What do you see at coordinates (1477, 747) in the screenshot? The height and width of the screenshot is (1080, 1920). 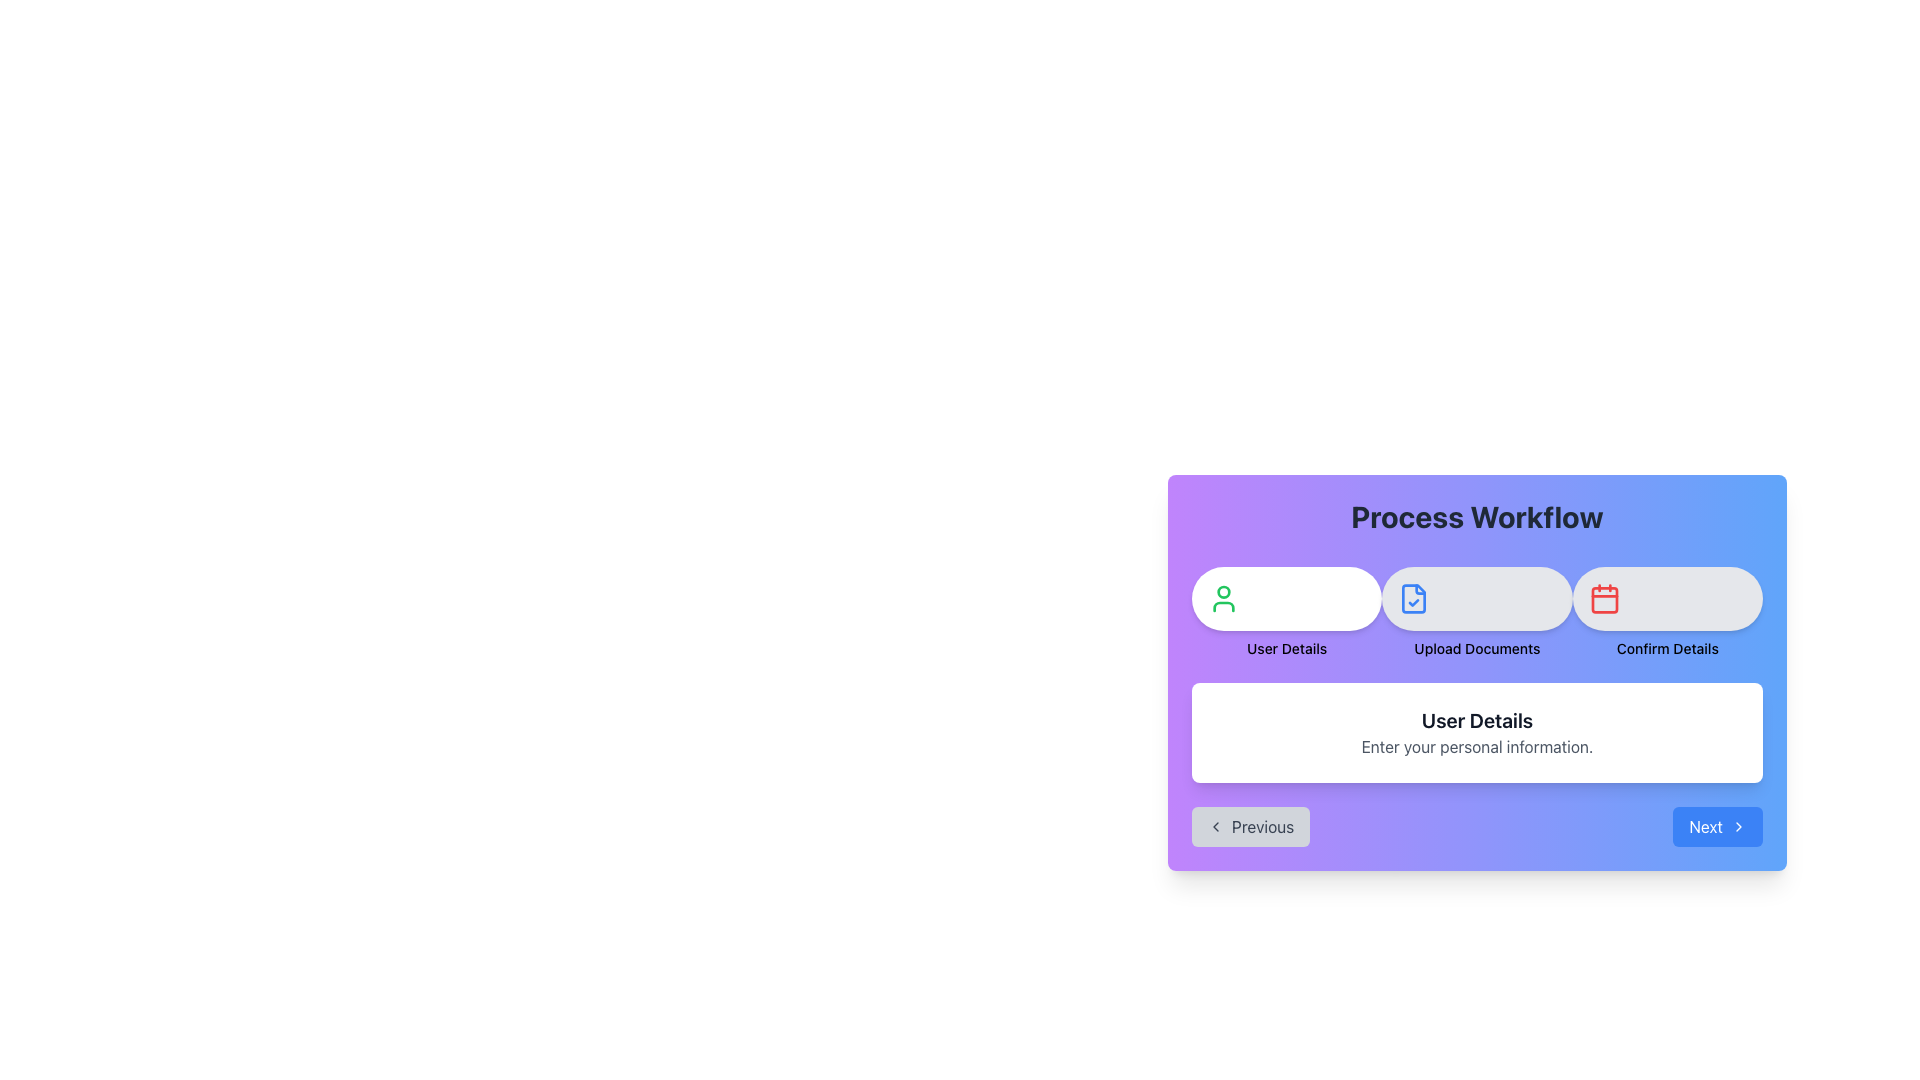 I see `the text label positioned below the 'User Details' heading, which provides descriptive information about the section` at bounding box center [1477, 747].